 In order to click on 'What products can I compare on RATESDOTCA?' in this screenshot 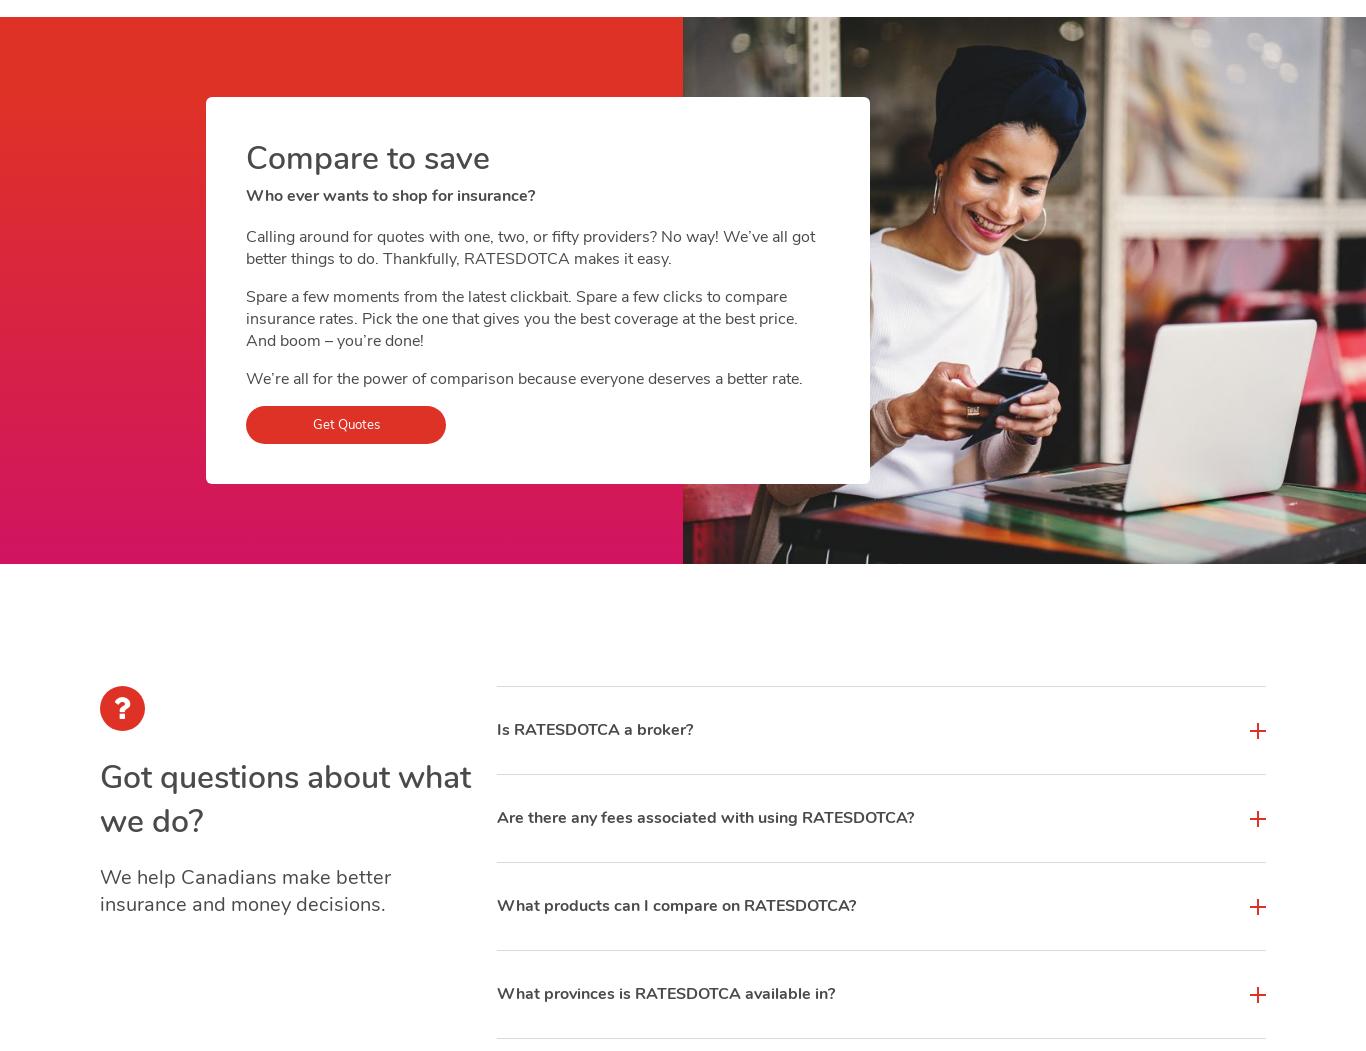, I will do `click(674, 905)`.